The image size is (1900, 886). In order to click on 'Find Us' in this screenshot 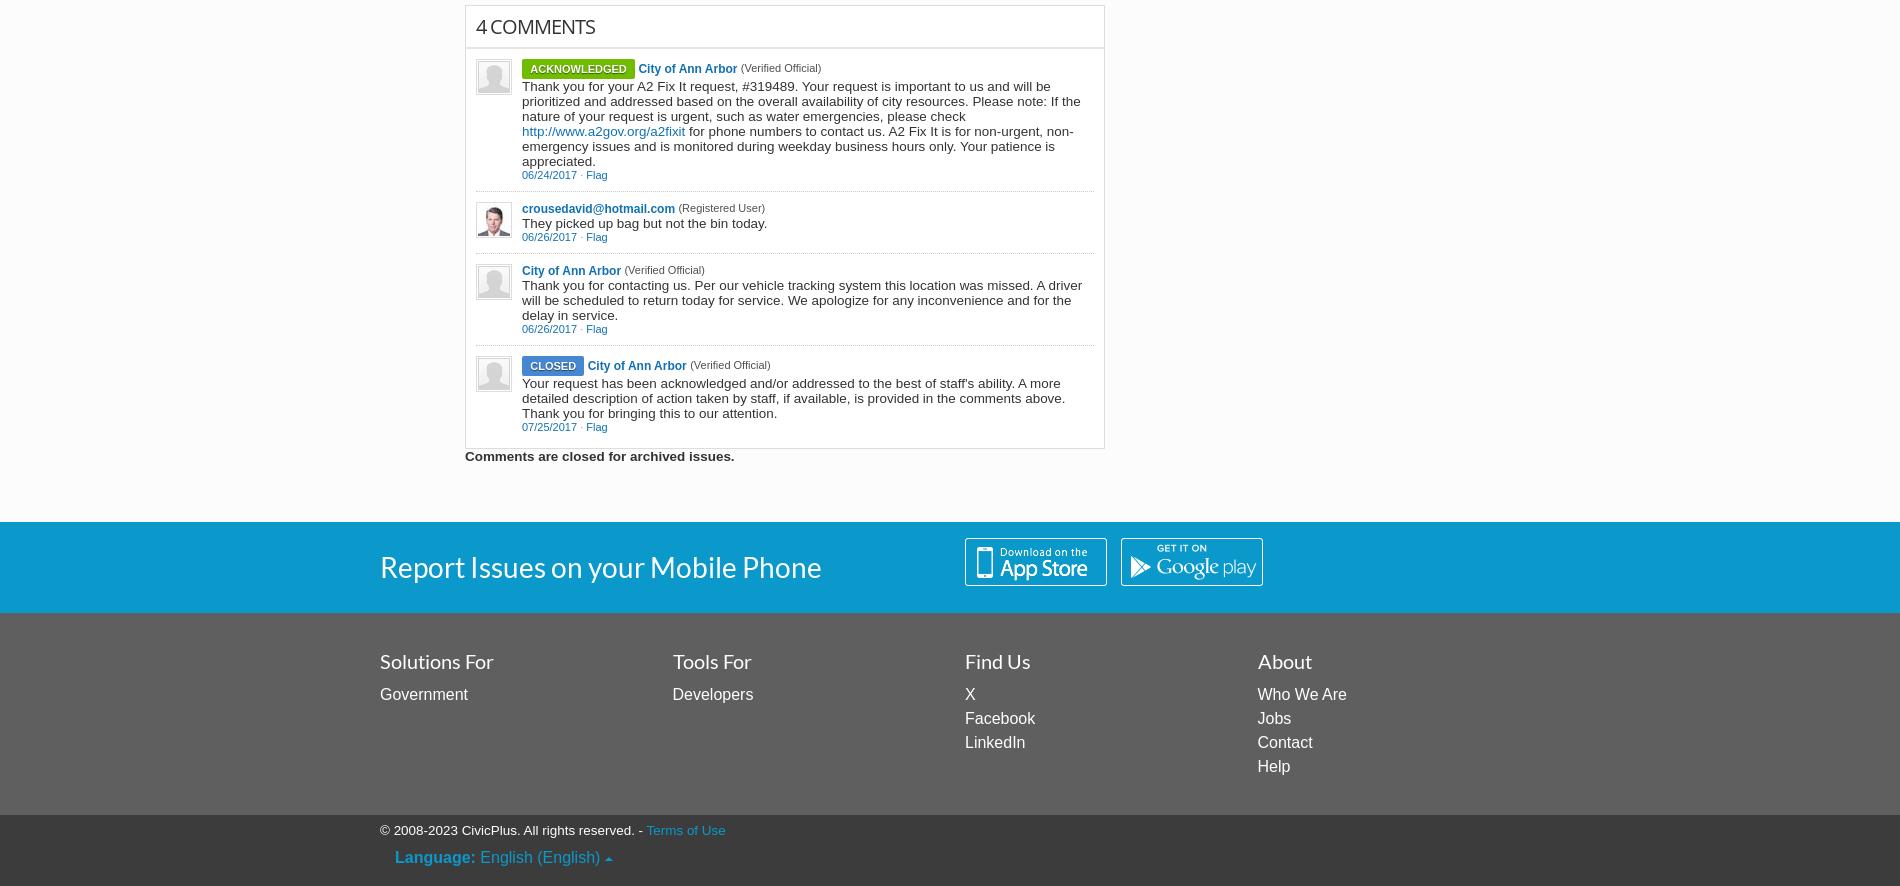, I will do `click(965, 659)`.